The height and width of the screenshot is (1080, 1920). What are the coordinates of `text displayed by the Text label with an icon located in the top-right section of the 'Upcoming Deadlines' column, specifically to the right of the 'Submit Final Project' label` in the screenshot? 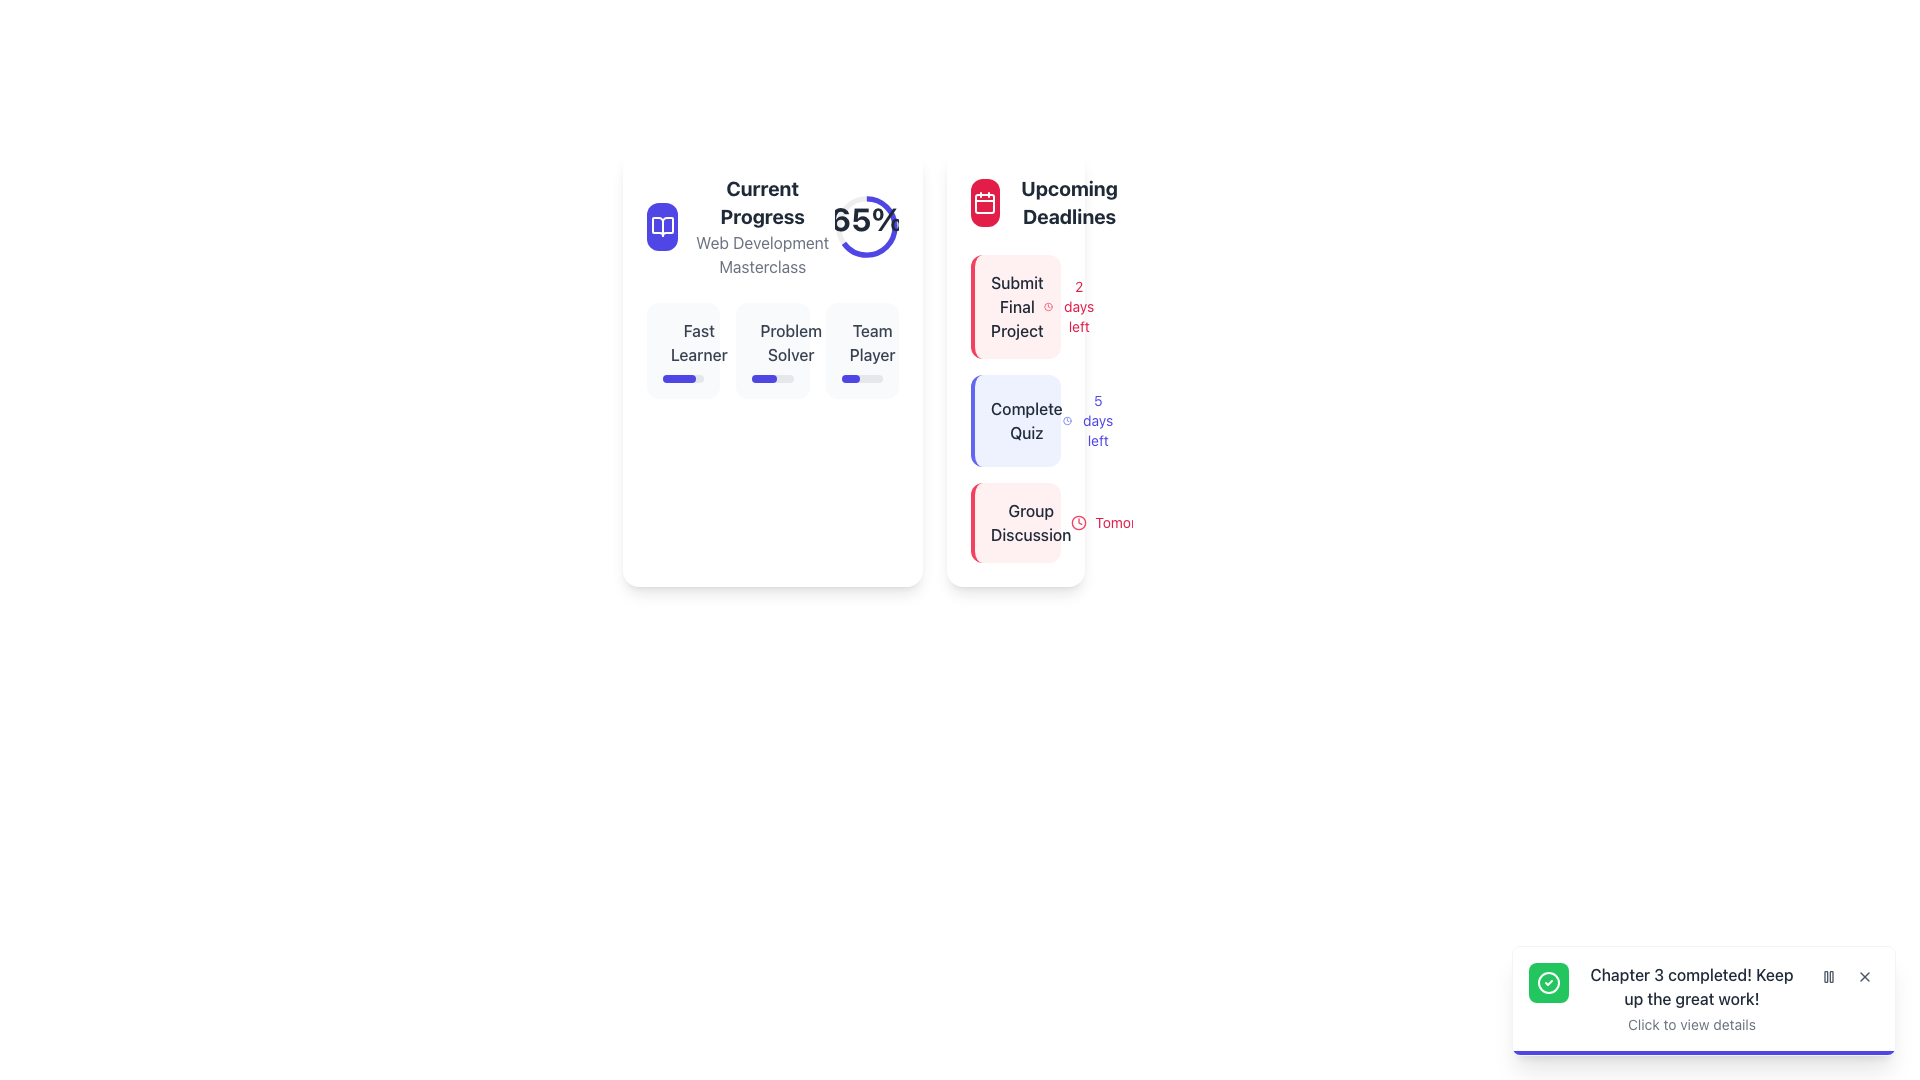 It's located at (1069, 307).